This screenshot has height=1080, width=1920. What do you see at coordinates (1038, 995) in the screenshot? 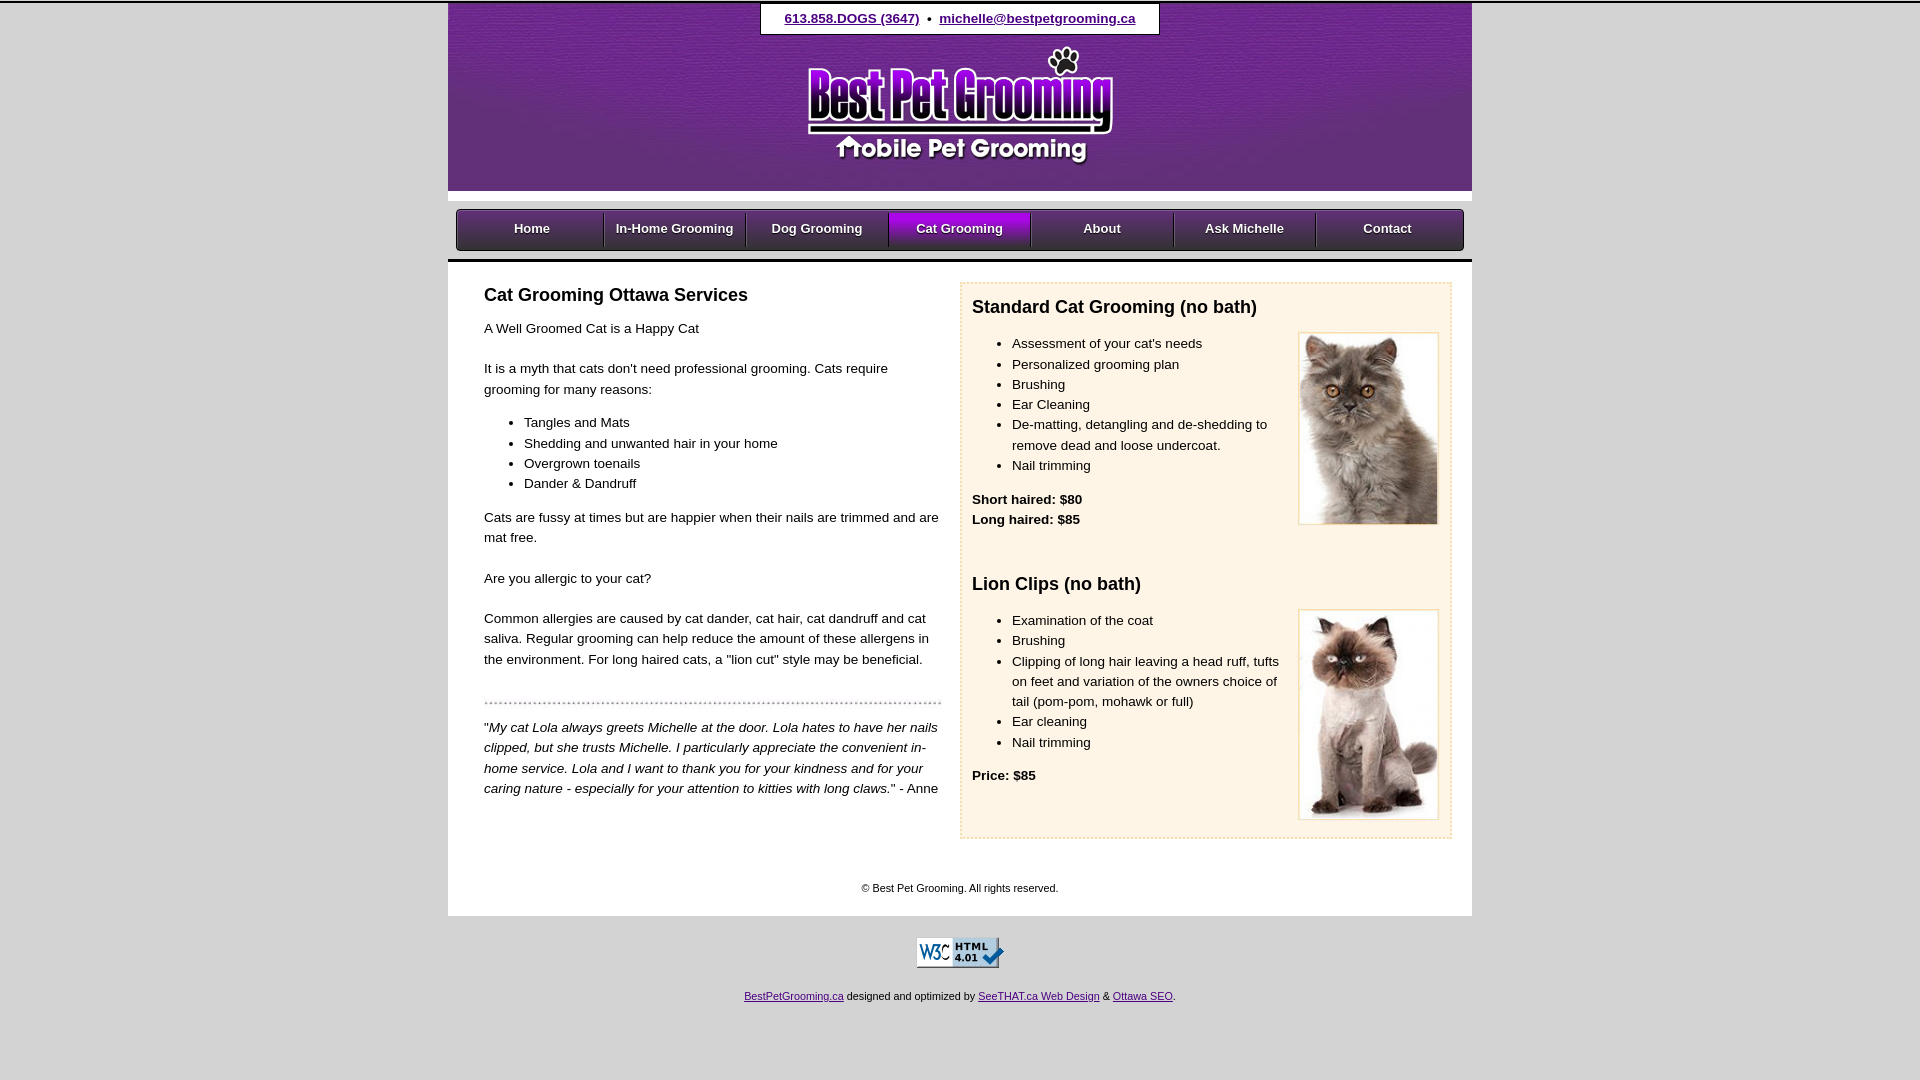
I see `'SeeTHAT.ca Web Design'` at bounding box center [1038, 995].